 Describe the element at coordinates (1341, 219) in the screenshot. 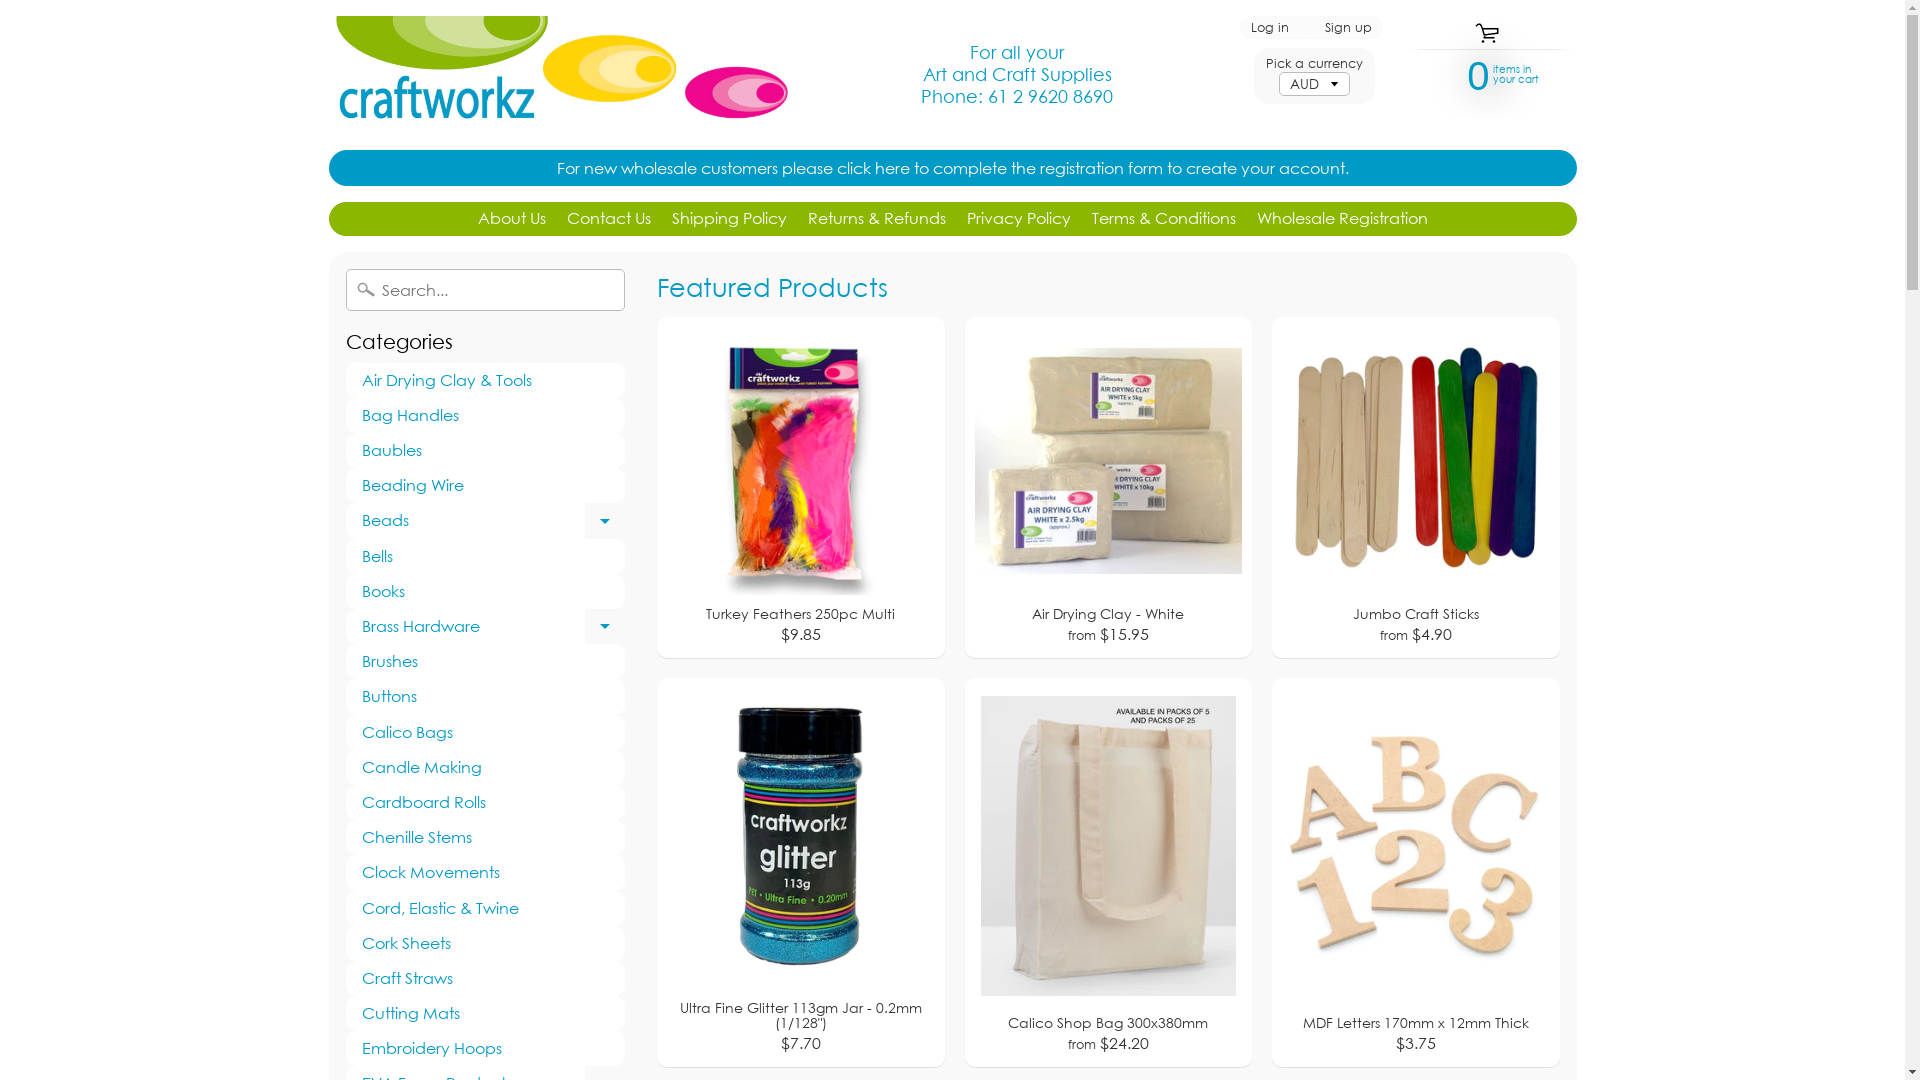

I see `'Wholesale Registration'` at that location.